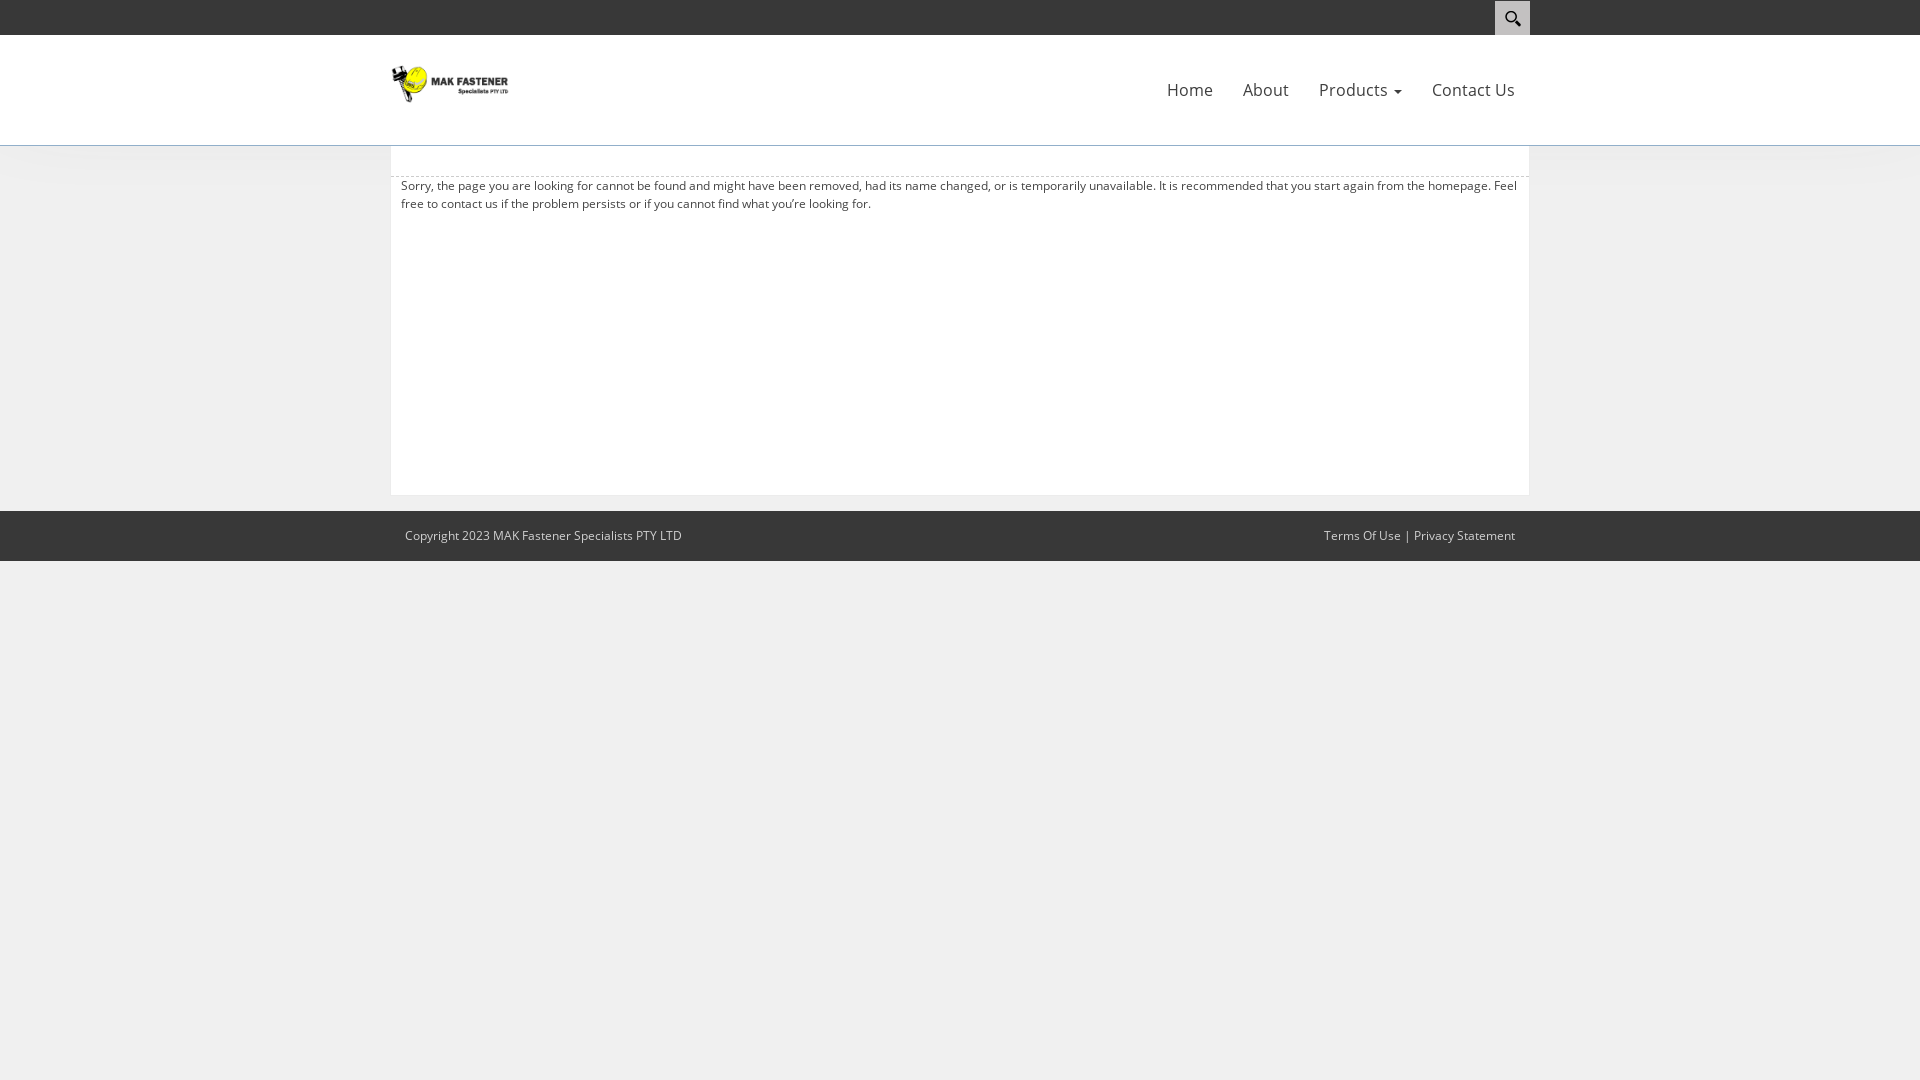 The height and width of the screenshot is (1080, 1920). What do you see at coordinates (1265, 88) in the screenshot?
I see `'About'` at bounding box center [1265, 88].